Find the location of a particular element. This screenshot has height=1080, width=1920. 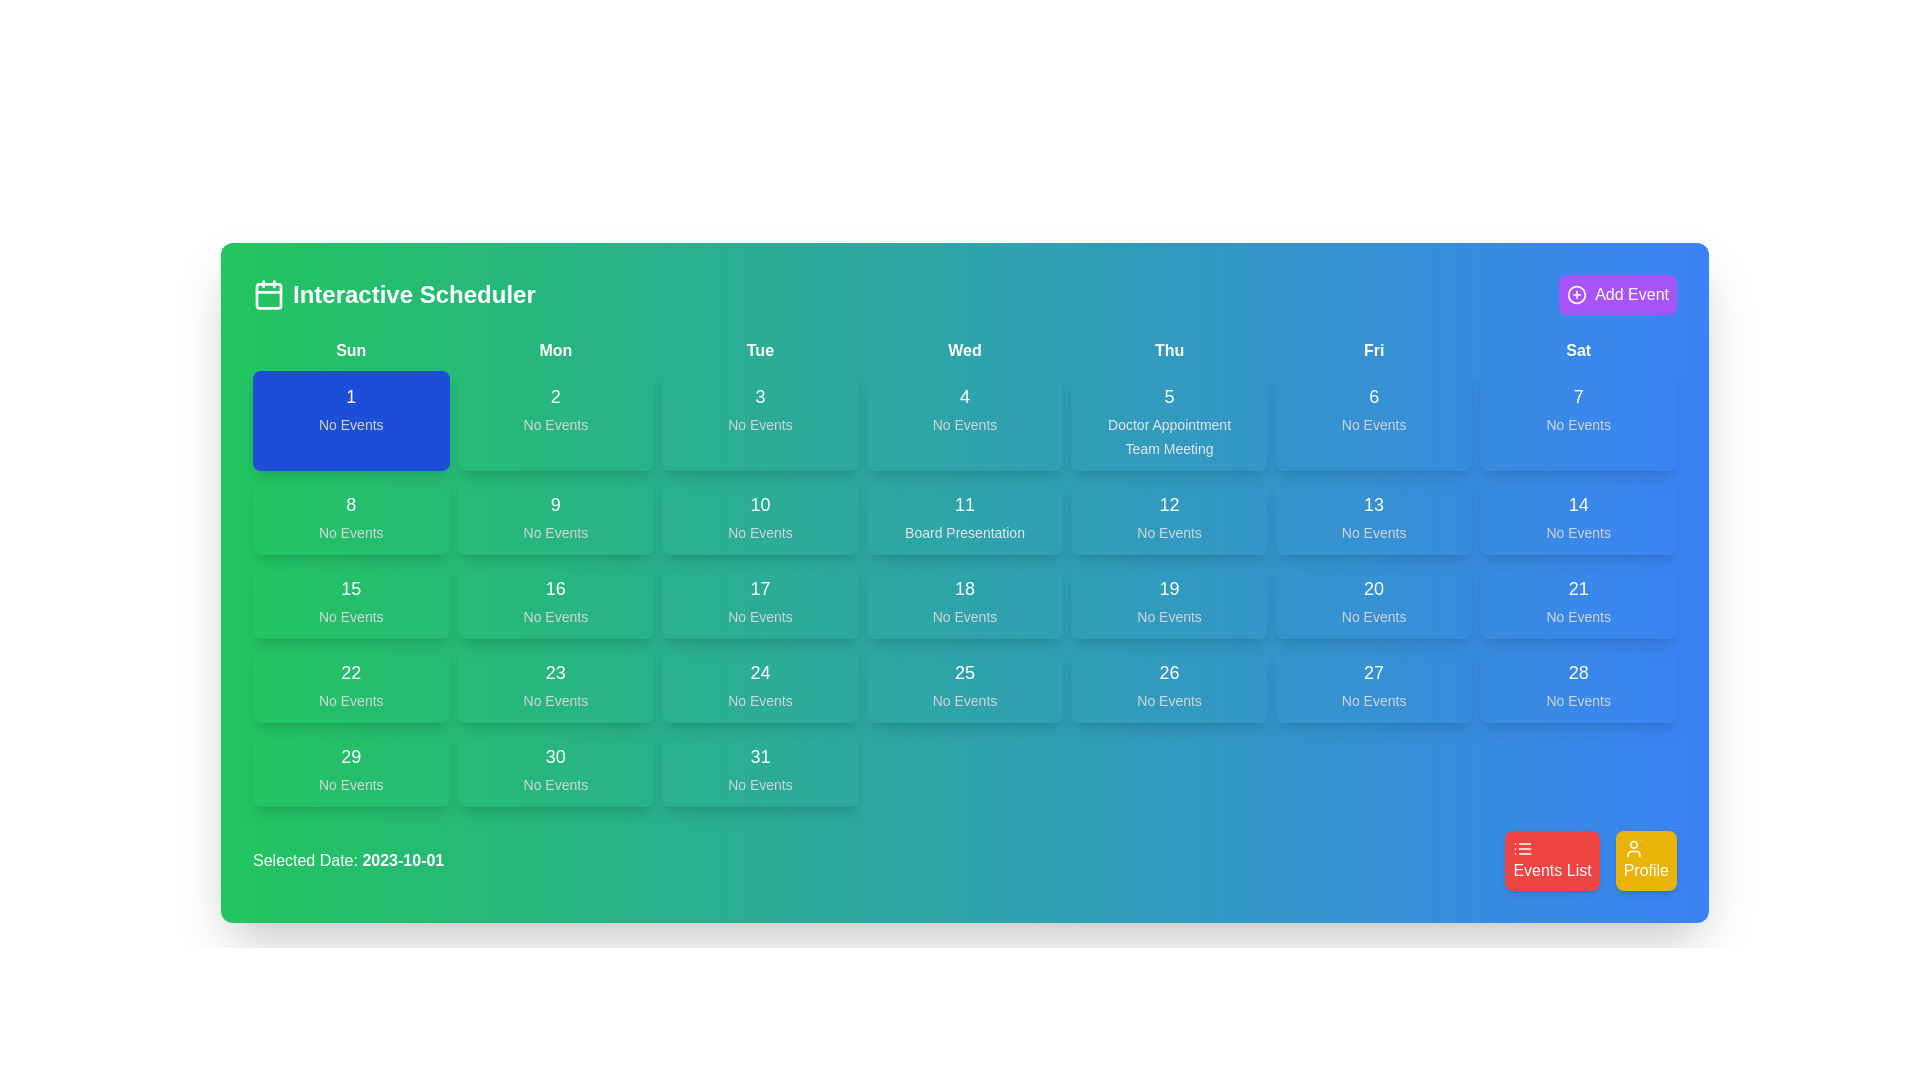

the static text label displaying 'No Events.' which is centered beneath the number '18' in the interactive scheduler's calendar cell is located at coordinates (964, 616).